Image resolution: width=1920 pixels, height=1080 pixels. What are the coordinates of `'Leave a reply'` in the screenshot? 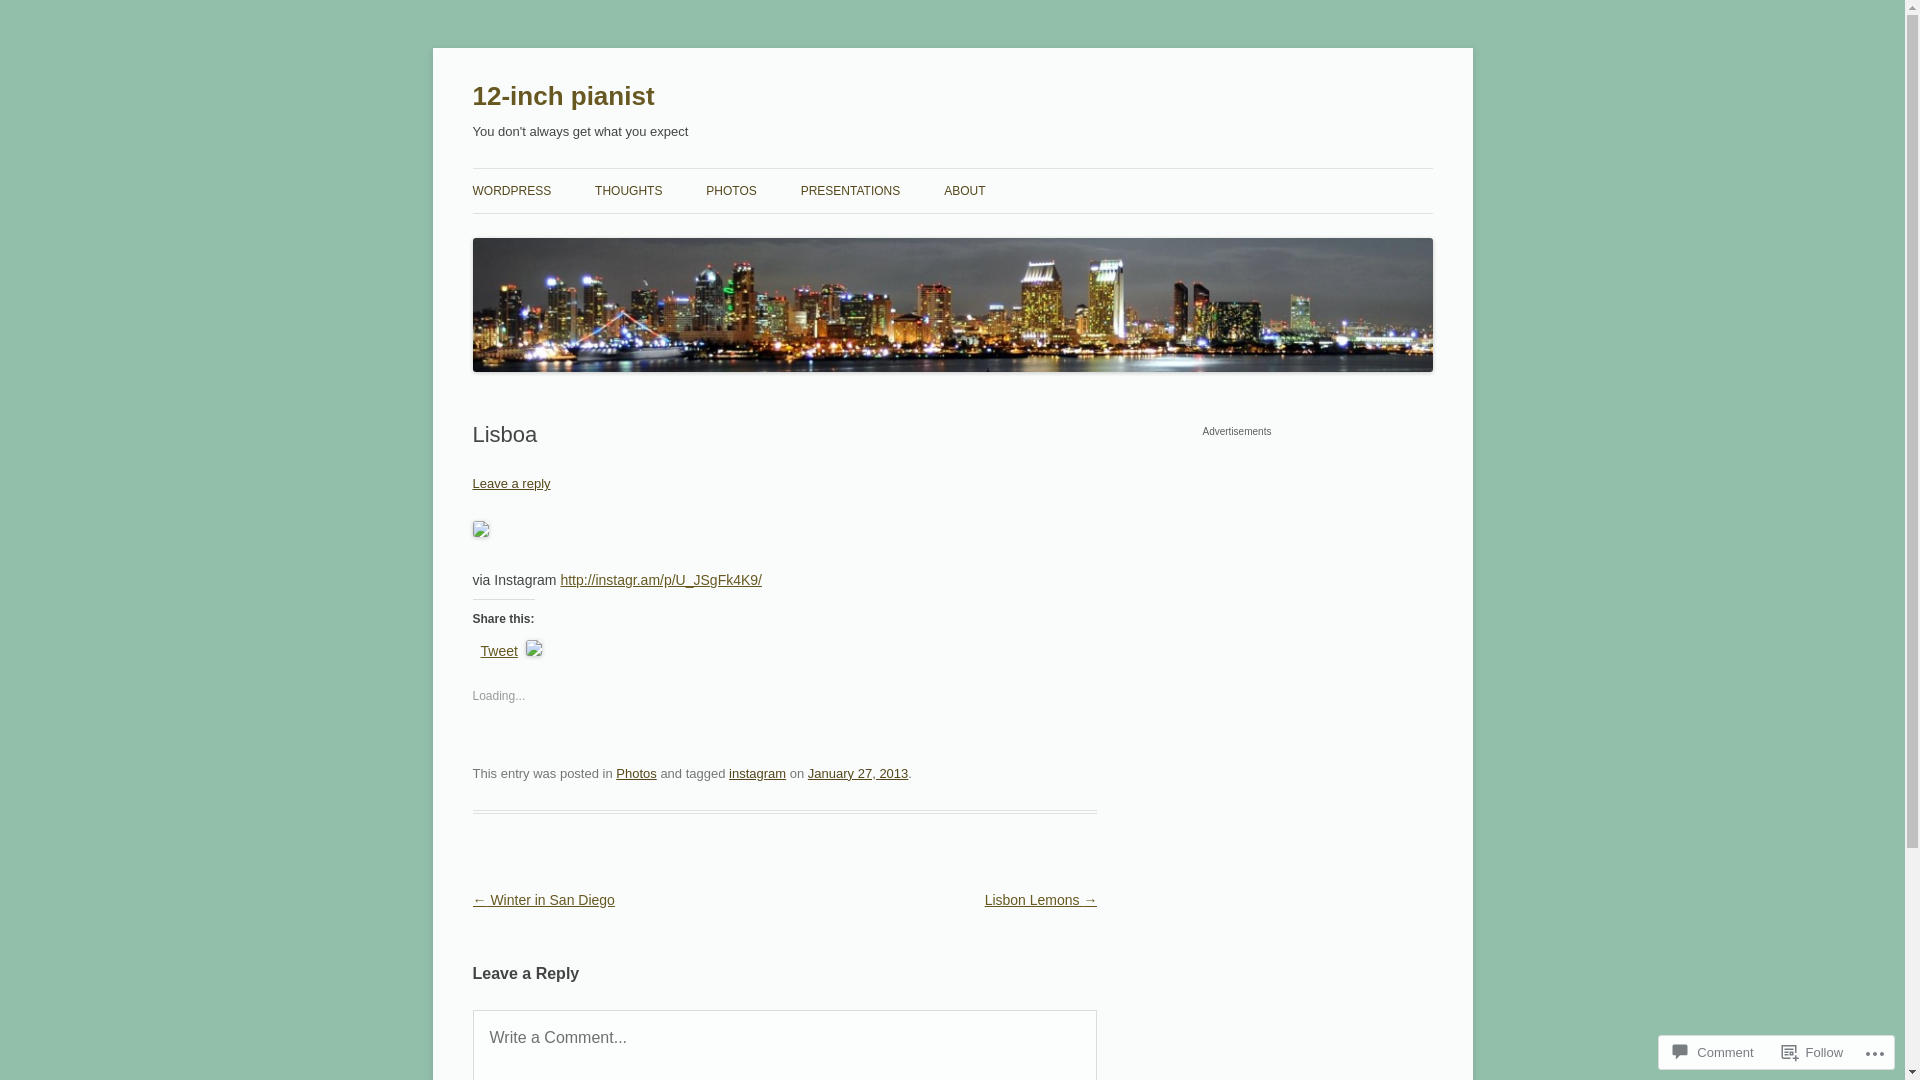 It's located at (470, 483).